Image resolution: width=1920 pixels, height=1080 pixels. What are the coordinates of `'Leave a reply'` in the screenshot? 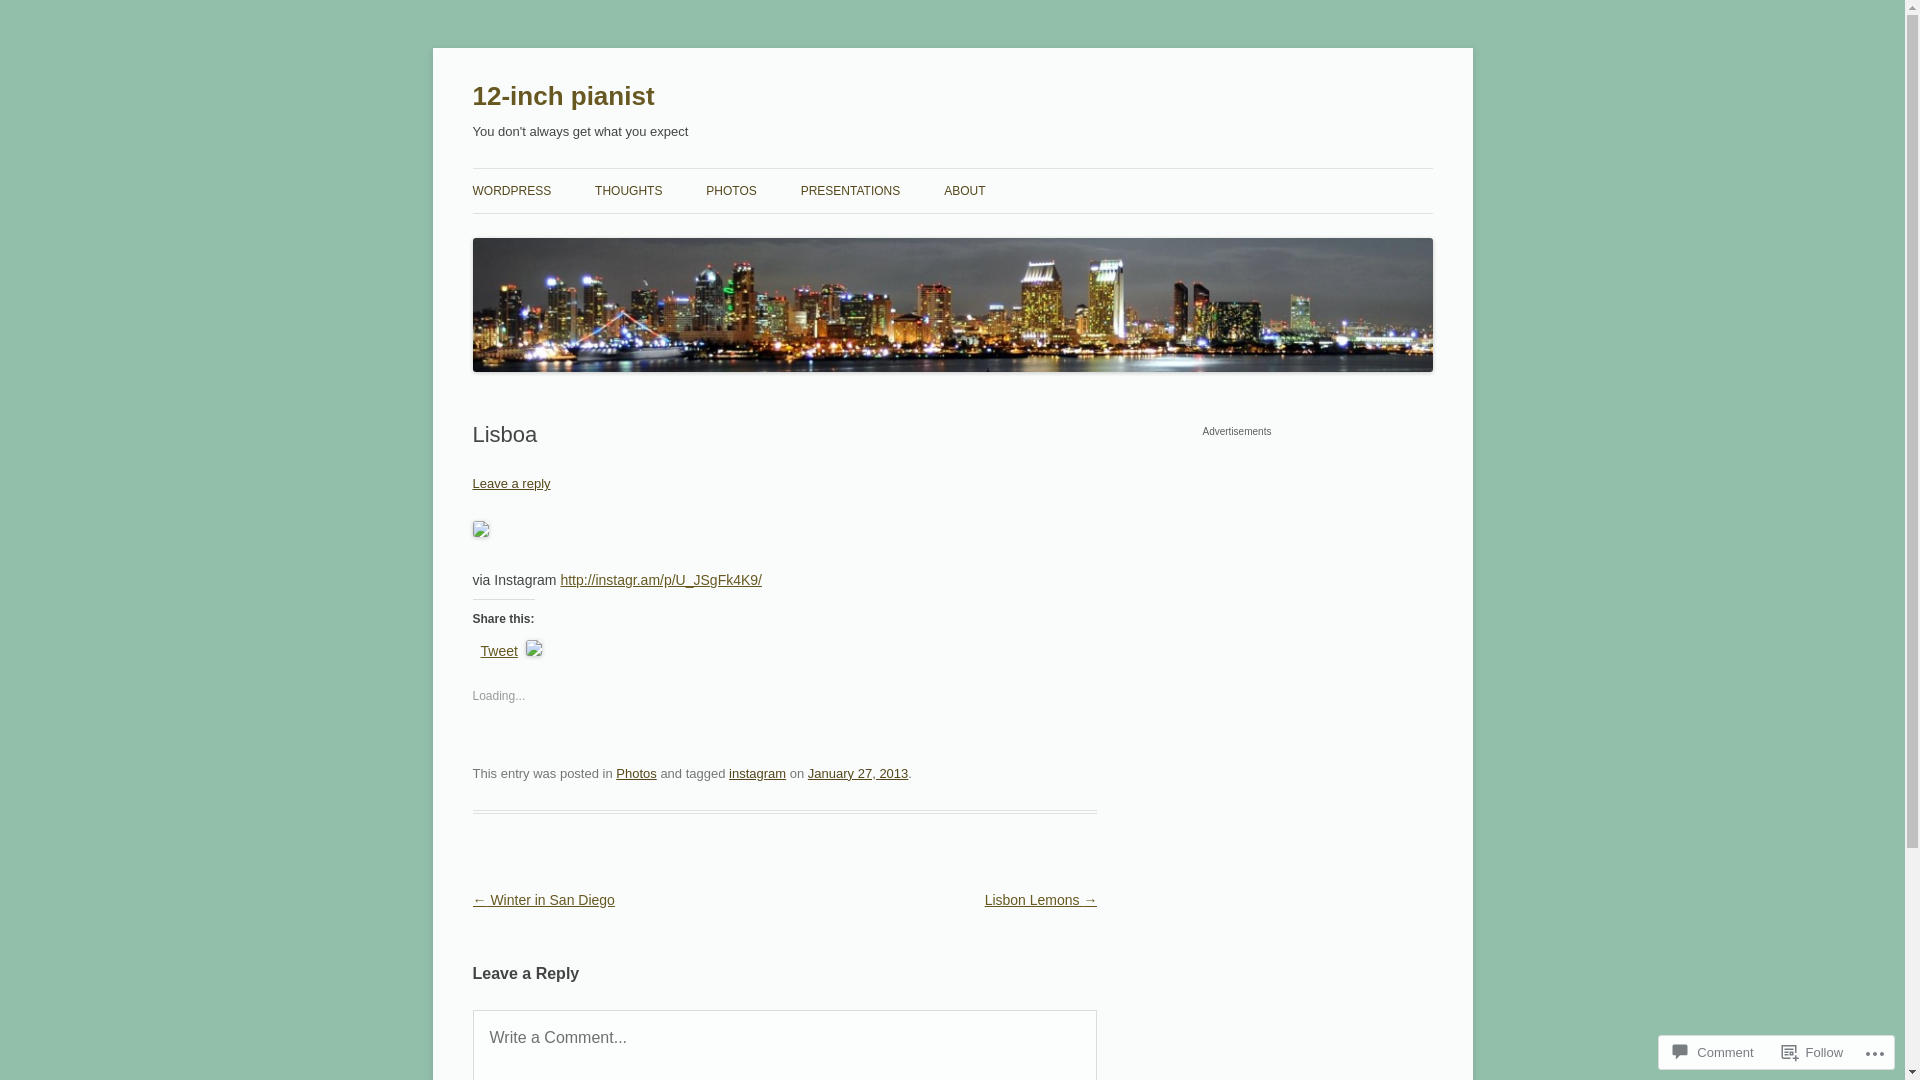 It's located at (470, 483).